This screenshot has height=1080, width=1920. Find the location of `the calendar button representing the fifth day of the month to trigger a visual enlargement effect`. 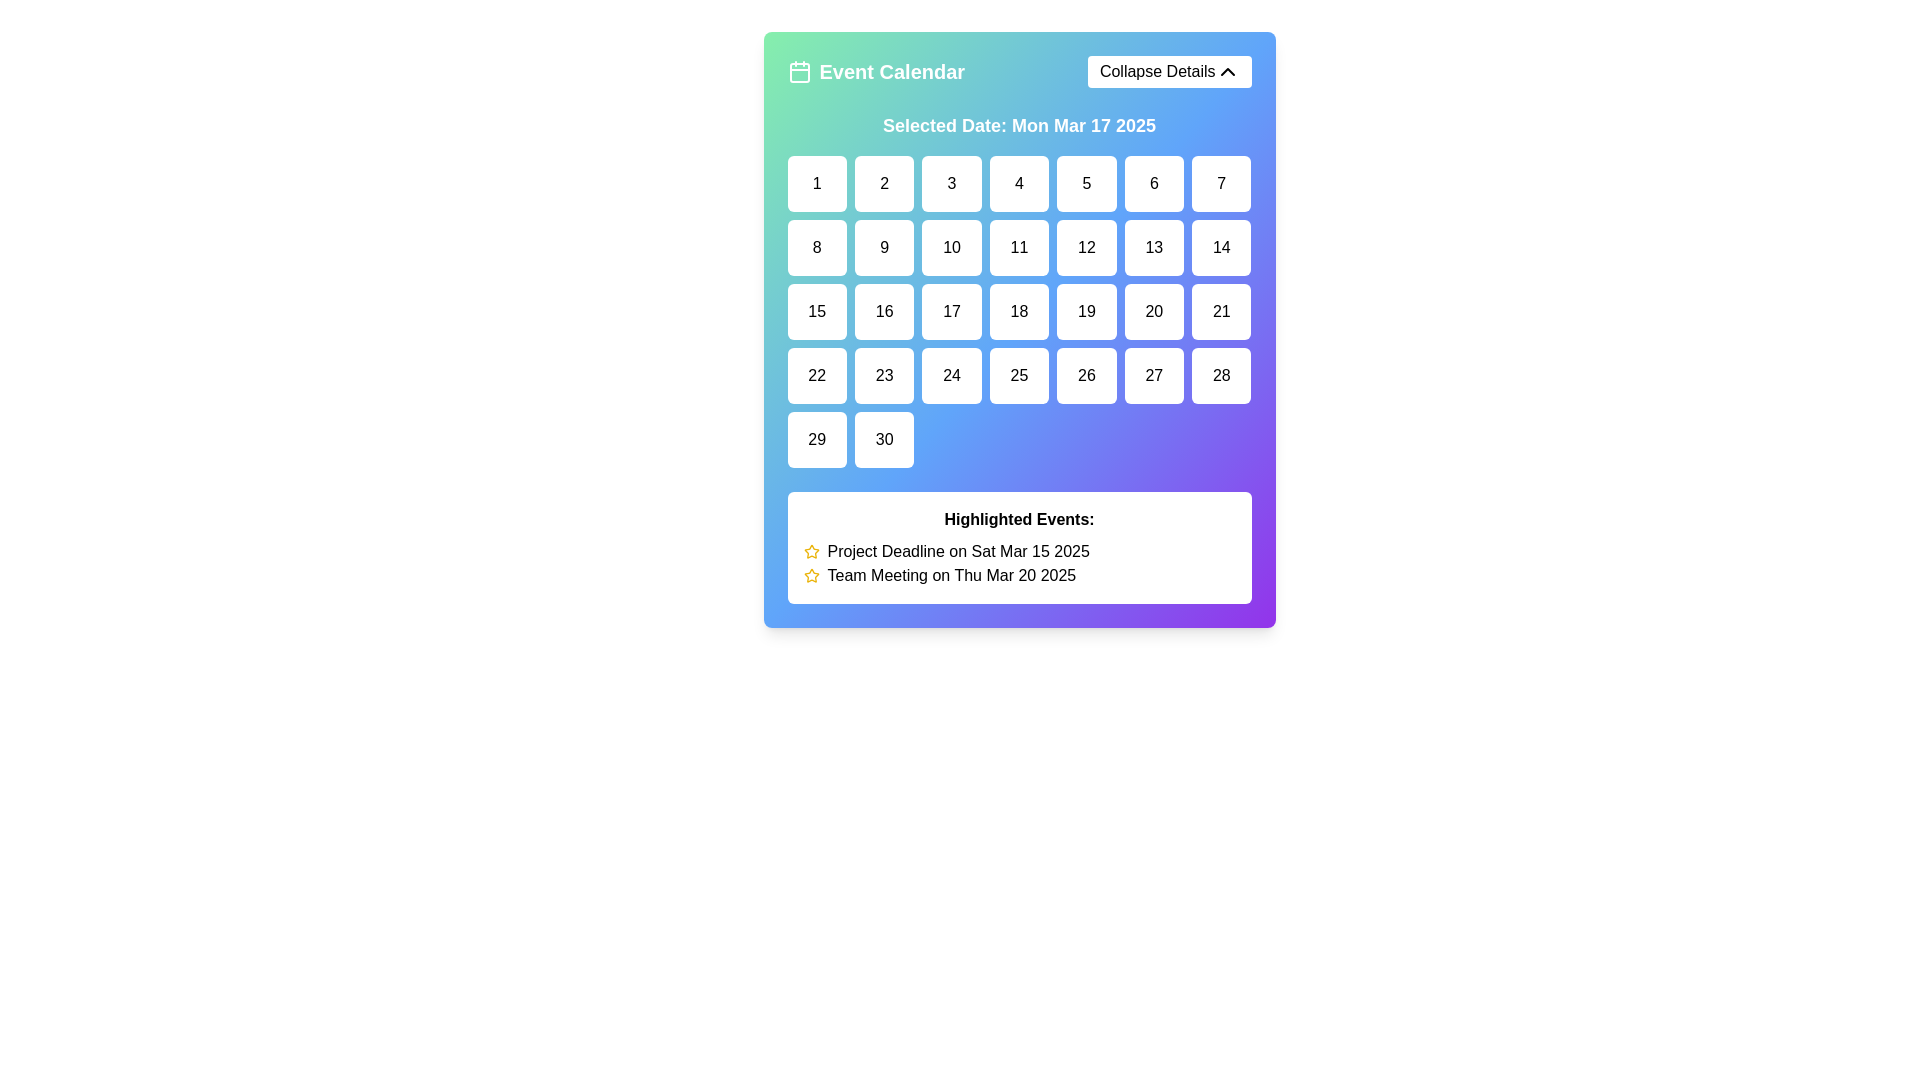

the calendar button representing the fifth day of the month to trigger a visual enlargement effect is located at coordinates (1085, 184).